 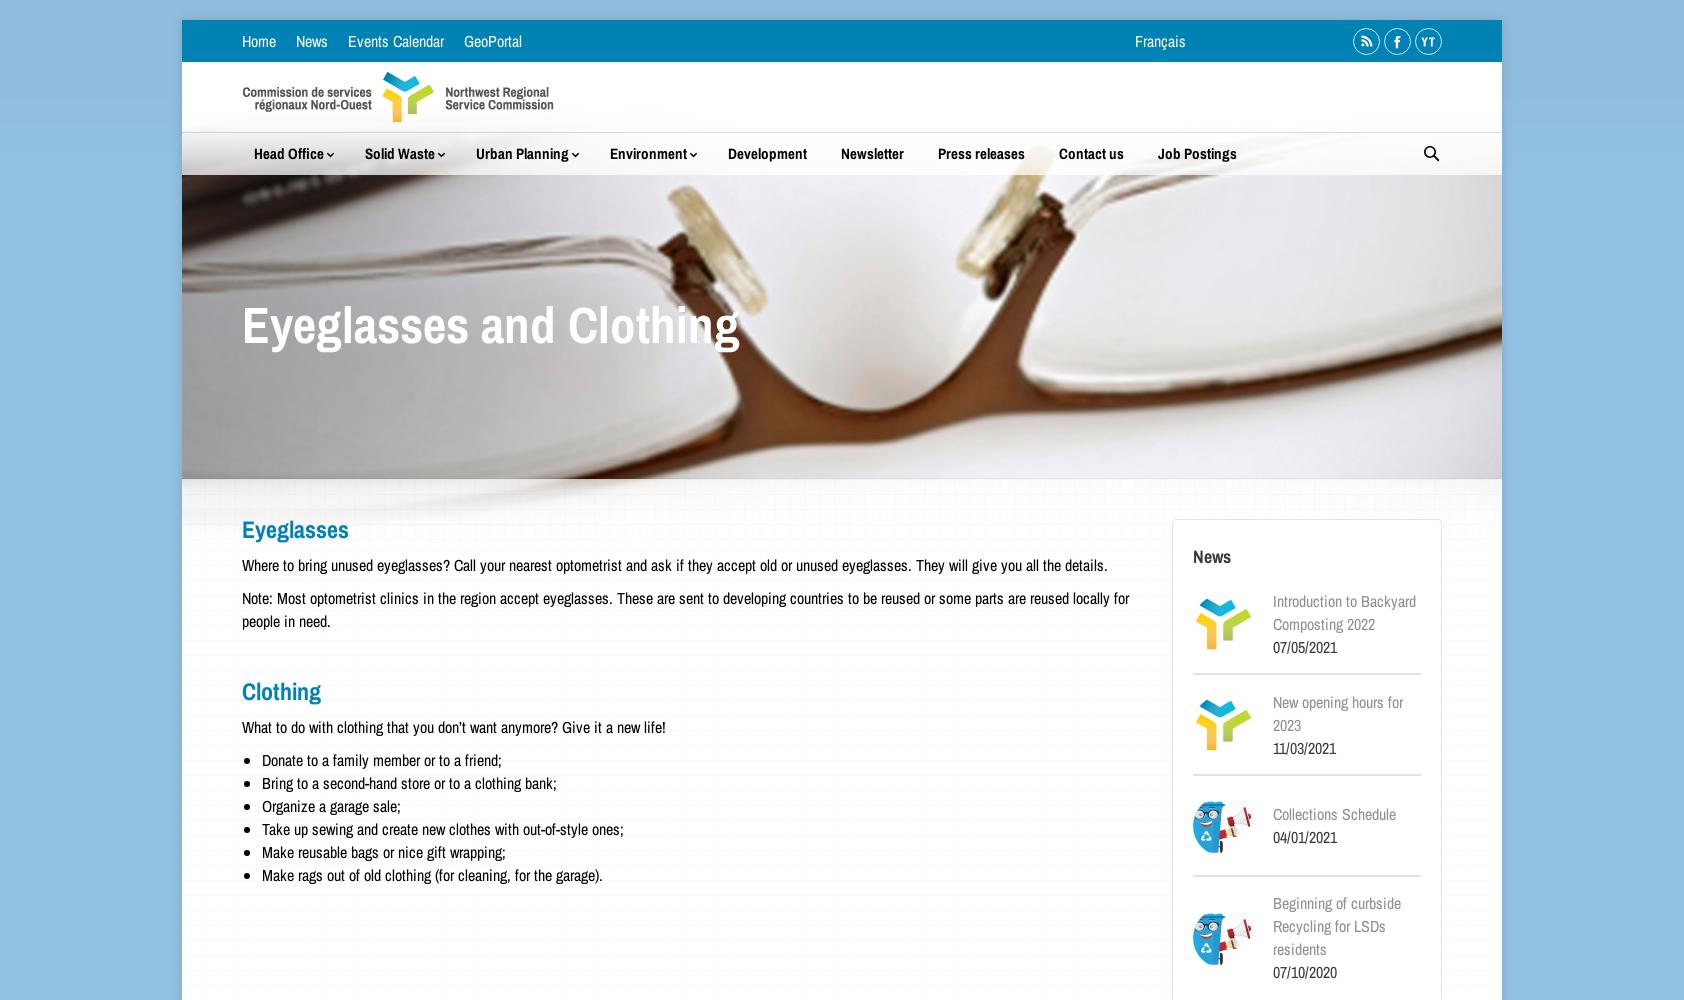 What do you see at coordinates (766, 153) in the screenshot?
I see `'Development'` at bounding box center [766, 153].